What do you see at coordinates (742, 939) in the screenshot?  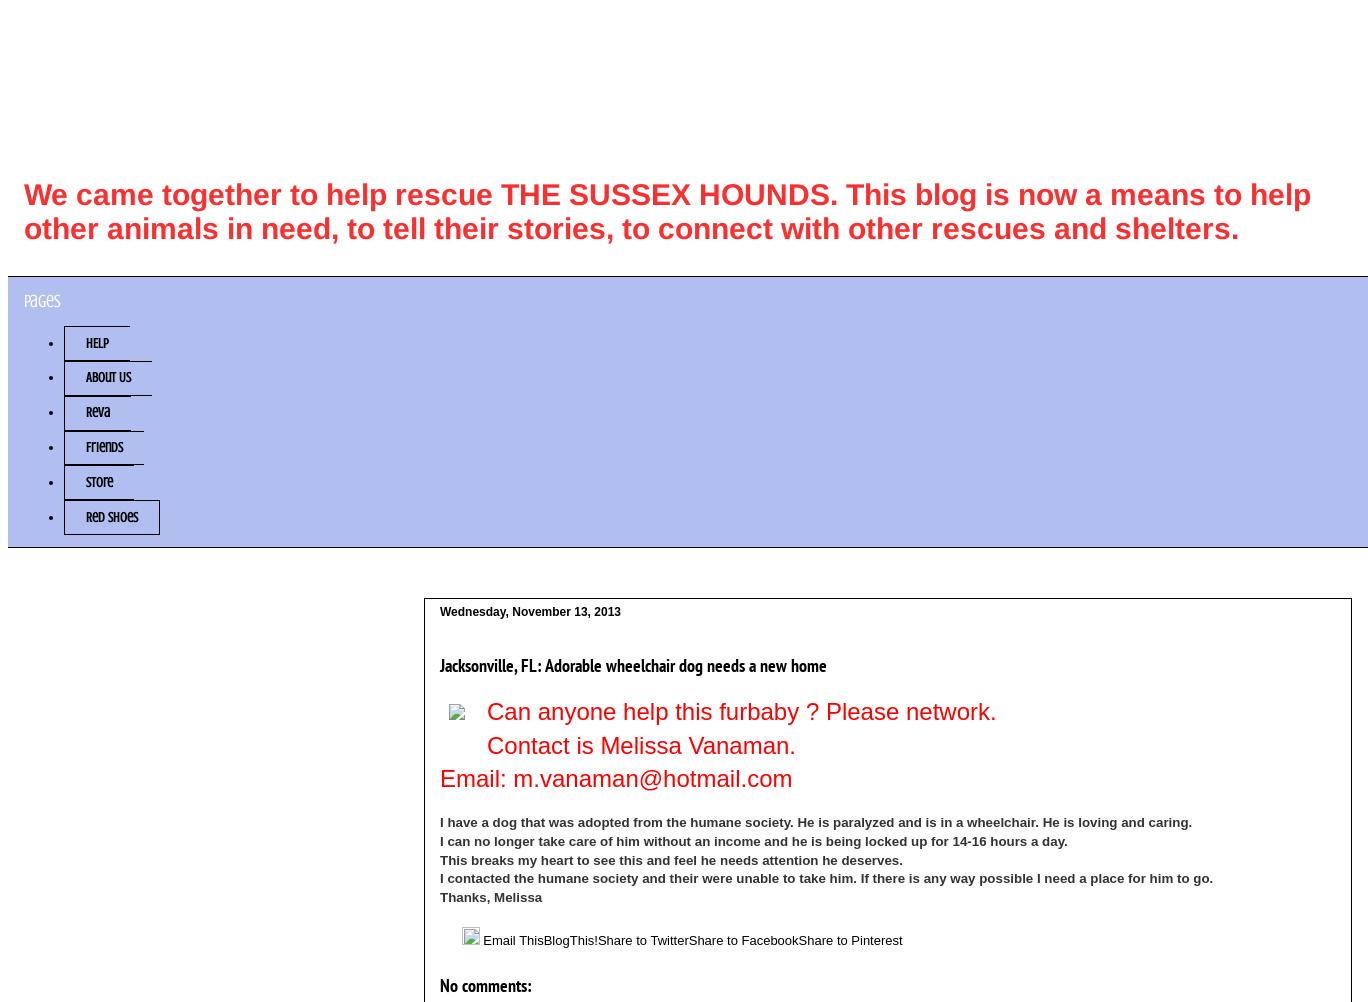 I see `'Share to Facebook'` at bounding box center [742, 939].